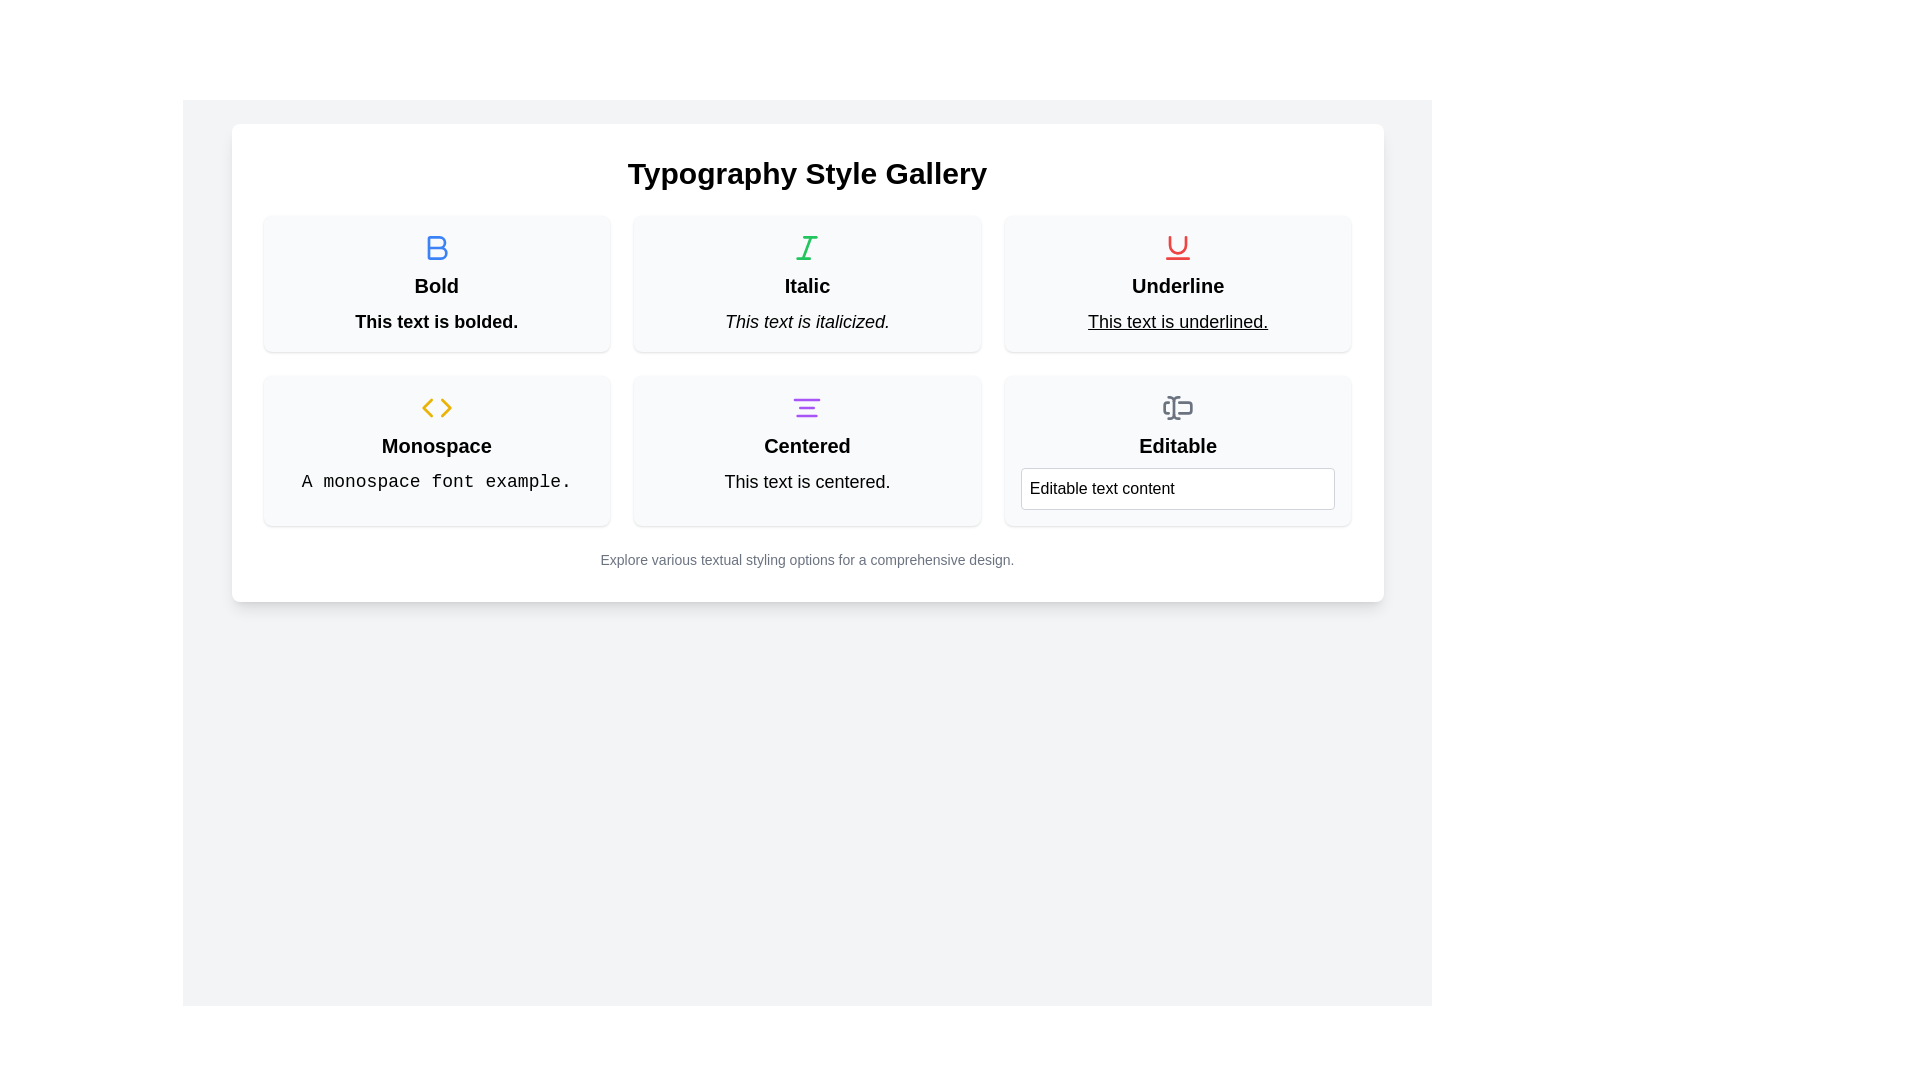  I want to click on the design of the bold text style icon located in the top-left cell of the Typography Style Gallery, above the text labeled 'Bold', so click(436, 246).